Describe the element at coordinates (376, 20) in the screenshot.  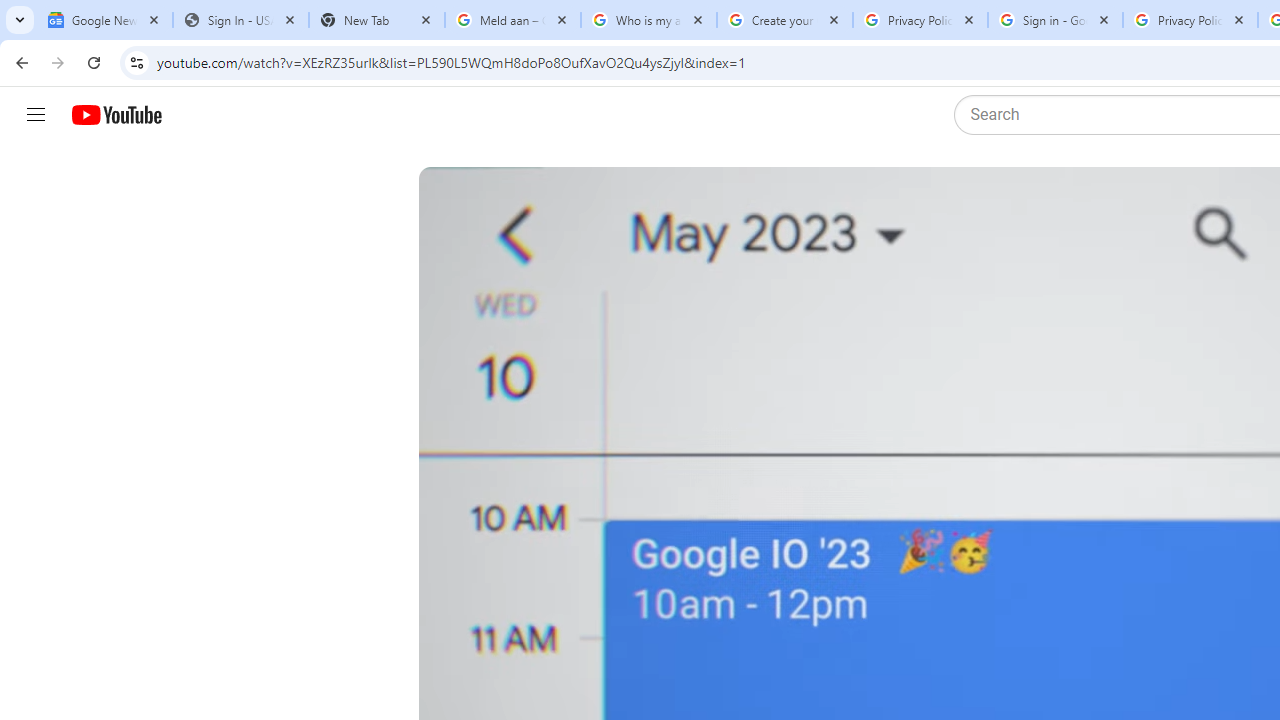
I see `'New Tab'` at that location.